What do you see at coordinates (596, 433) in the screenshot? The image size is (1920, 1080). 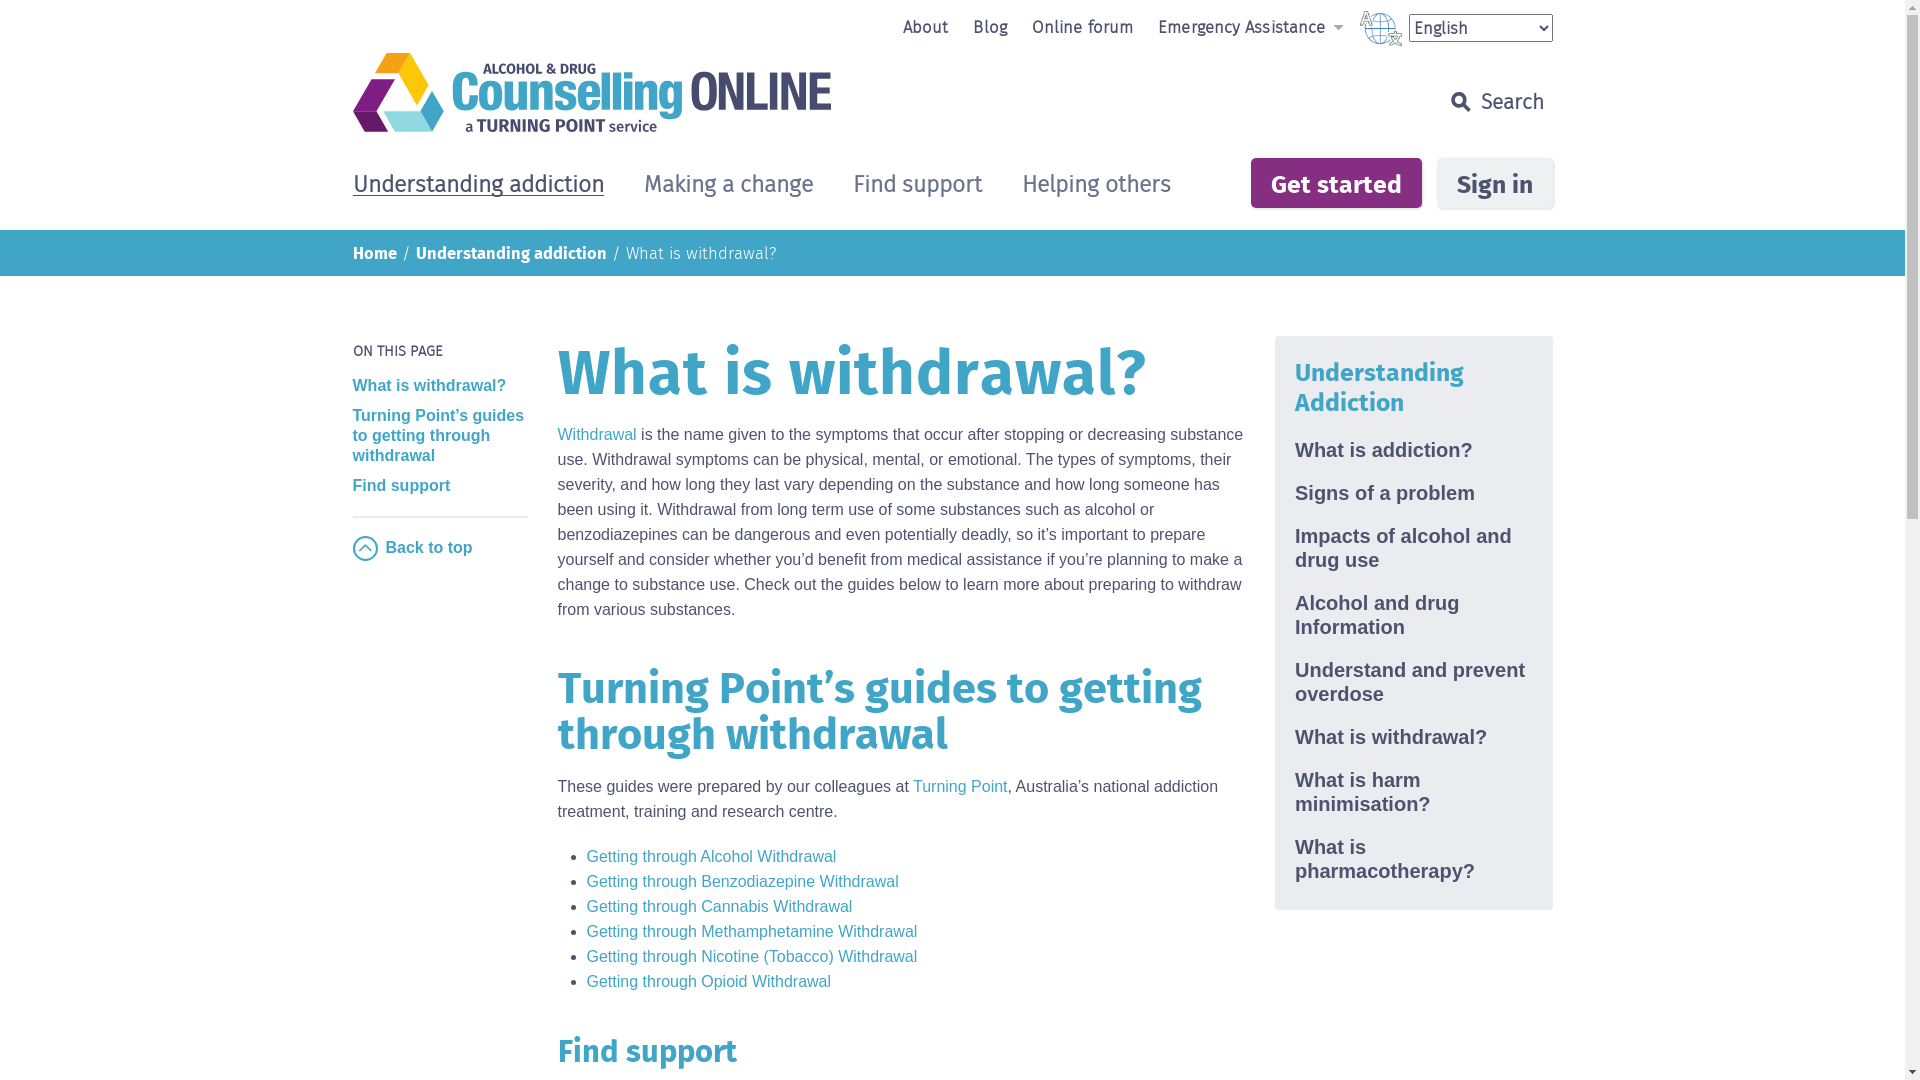 I see `'Withdrawal'` at bounding box center [596, 433].